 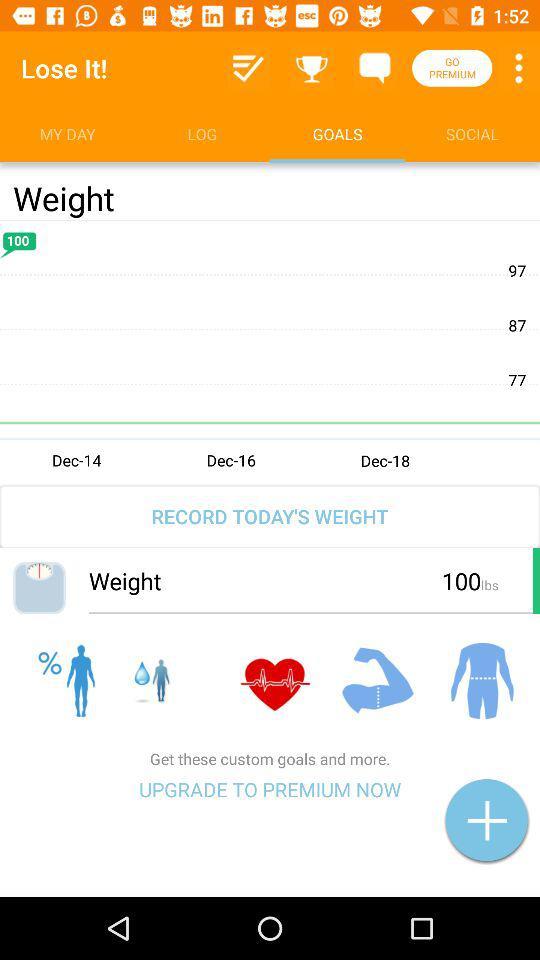 I want to click on the information, so click(x=248, y=68).